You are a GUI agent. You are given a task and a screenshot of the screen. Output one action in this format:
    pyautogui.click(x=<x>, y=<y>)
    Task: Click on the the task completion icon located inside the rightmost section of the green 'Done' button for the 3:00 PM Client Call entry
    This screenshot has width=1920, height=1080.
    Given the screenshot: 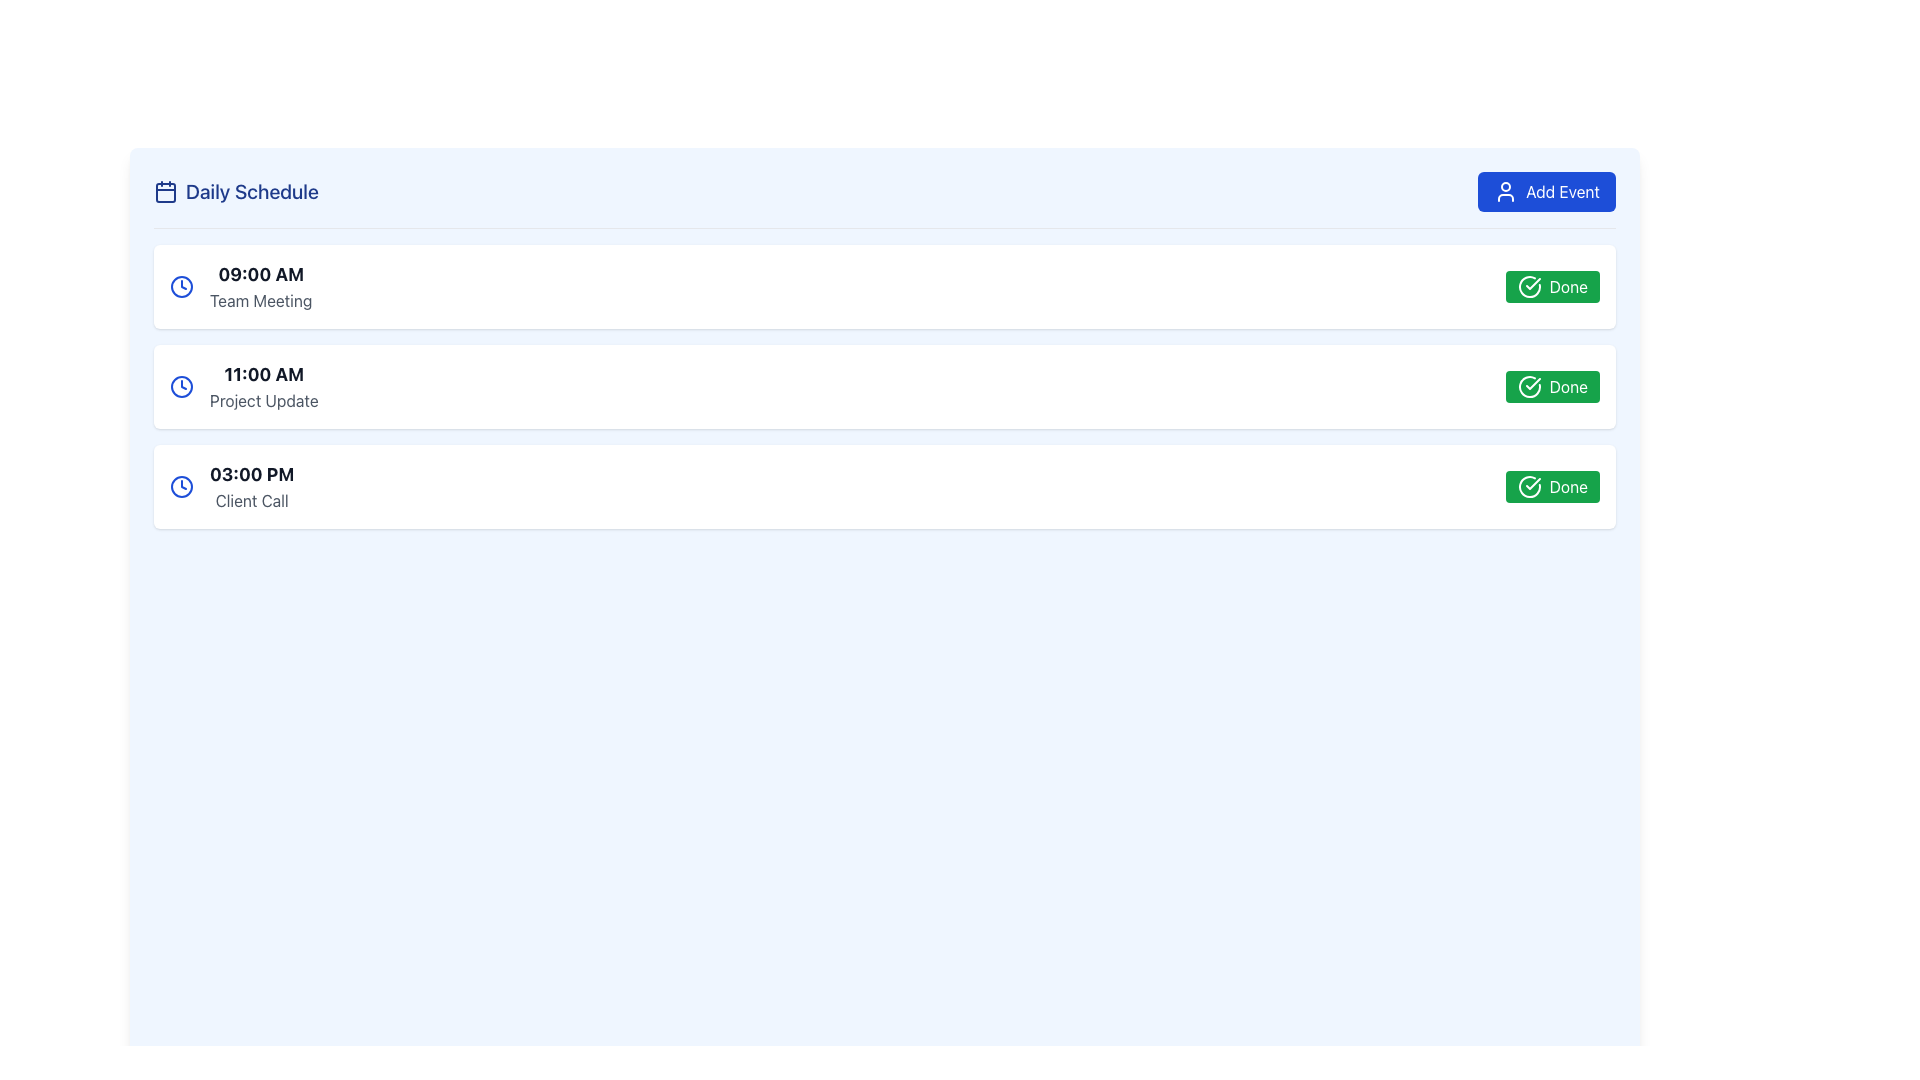 What is the action you would take?
    pyautogui.click(x=1528, y=486)
    